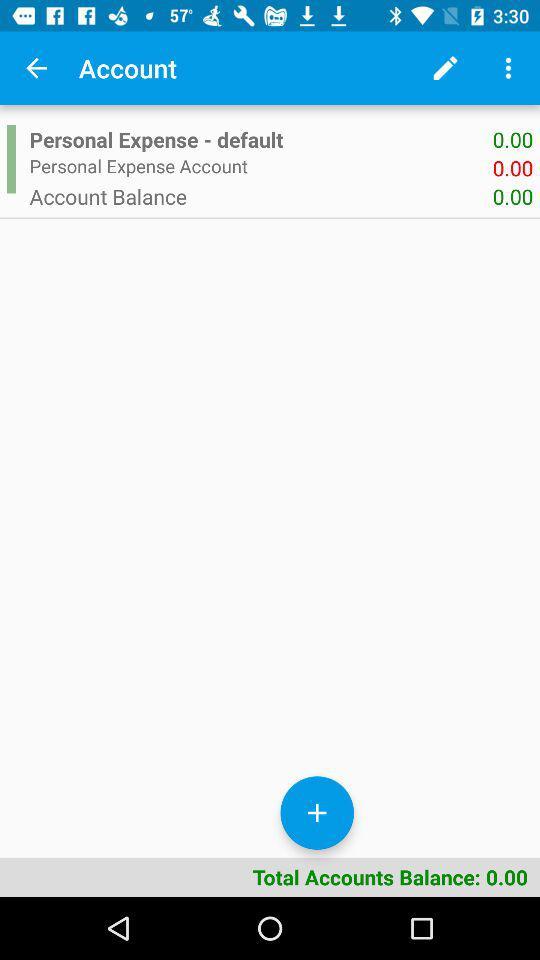 The image size is (540, 960). What do you see at coordinates (317, 813) in the screenshot?
I see `the item above the total accounts balance icon` at bounding box center [317, 813].